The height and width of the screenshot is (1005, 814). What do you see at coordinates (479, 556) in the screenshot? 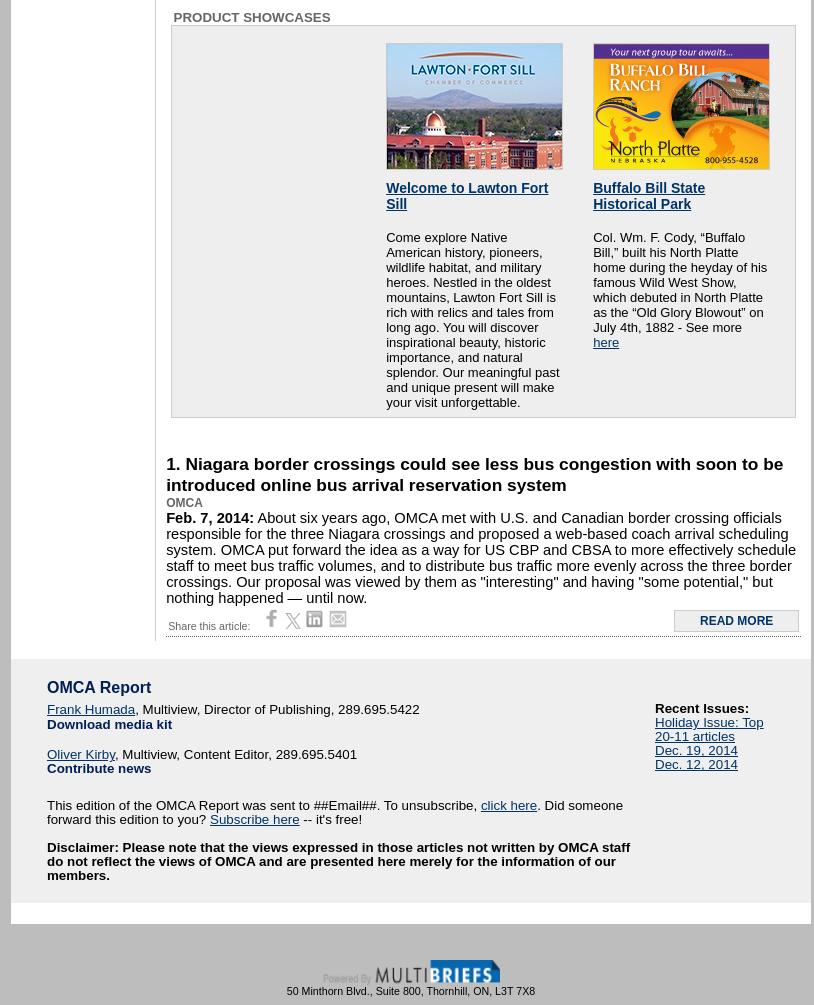
I see `'About six years ago, OMCA met with U.S. and Canadian border crossing officials responsible for the three Niagara crossings and proposed a web-based coach arrival scheduling system. OMCA put forward the idea as a way for US CBP and CBSA to more effectively schedule staff to meet bus traffic volumes, and to distribute bus traffic more evenly across the three border crossings. Our proposal was viewed by them as "interesting" and having "some potential," but nothing happened — until now.'` at bounding box center [479, 556].